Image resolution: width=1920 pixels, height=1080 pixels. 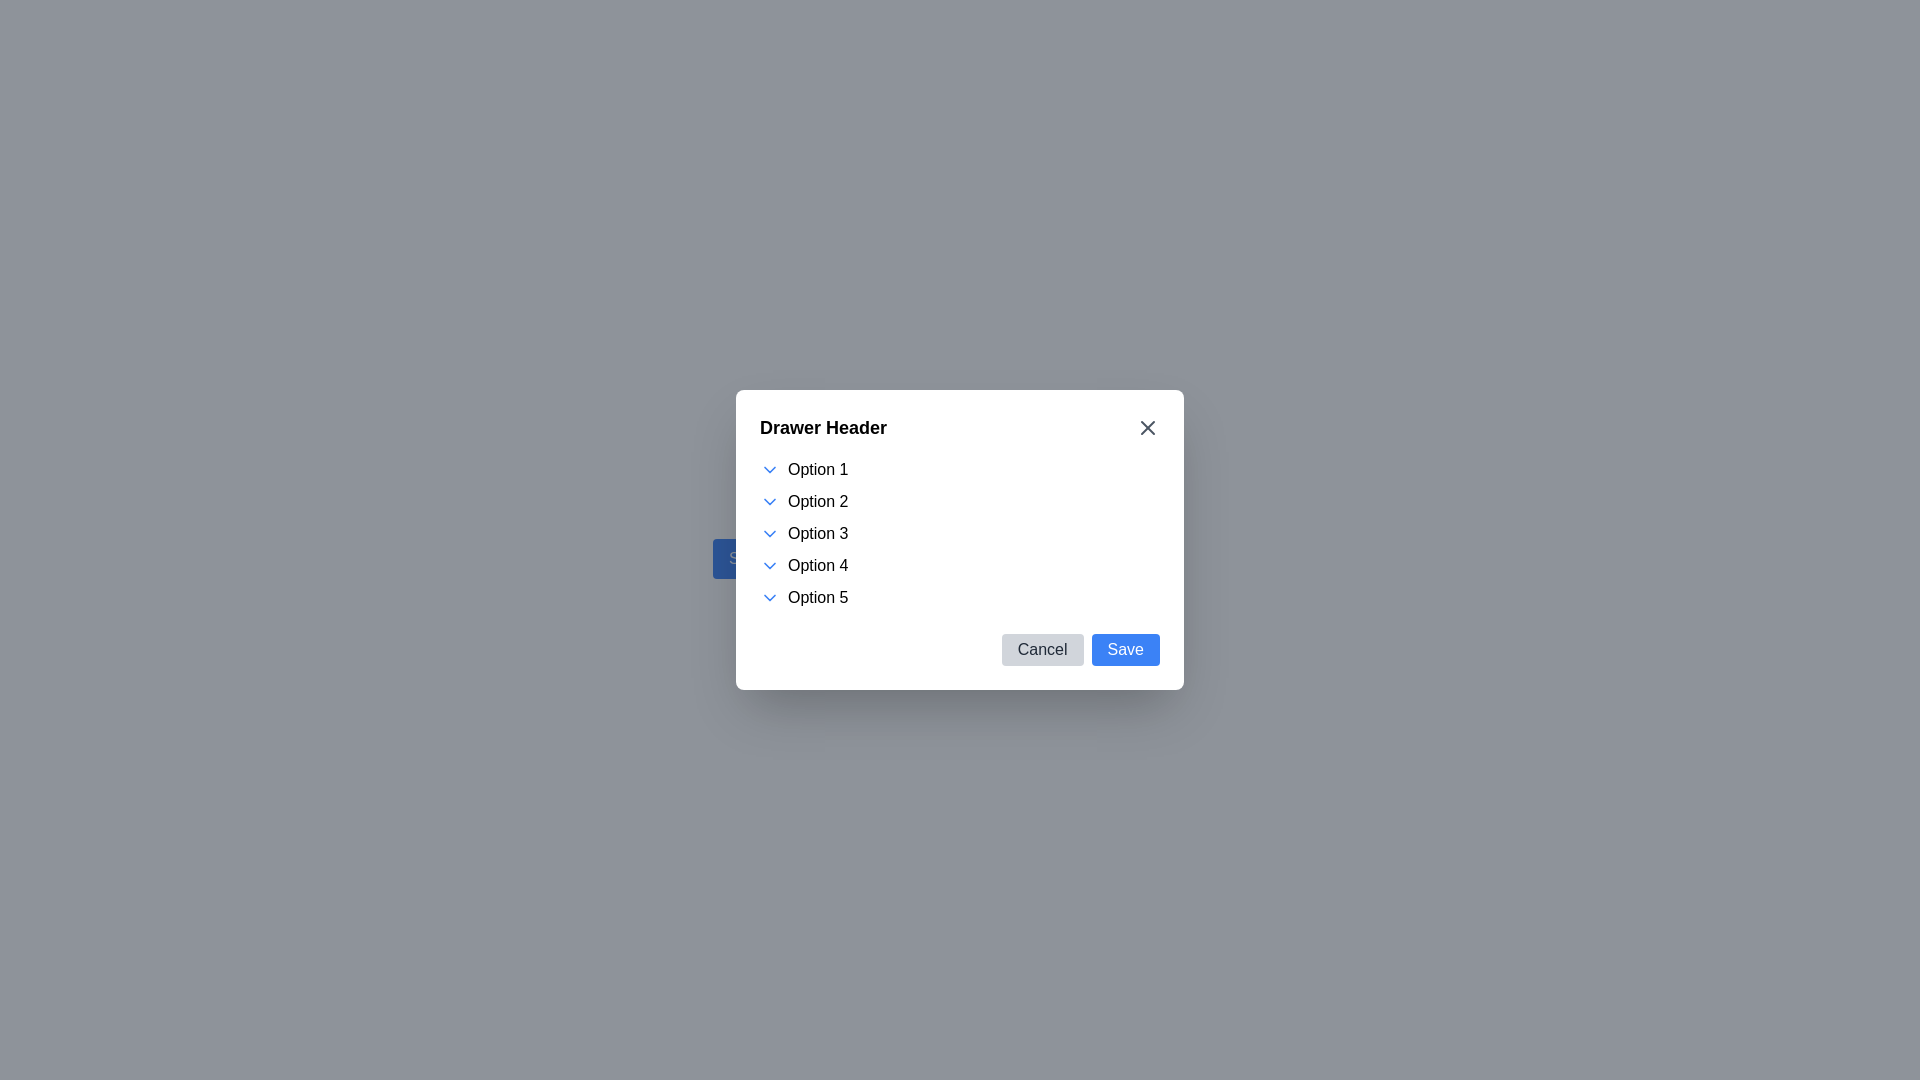 I want to click on the Chevron Icon located to the left of the 'Option 1' label, so click(x=768, y=470).